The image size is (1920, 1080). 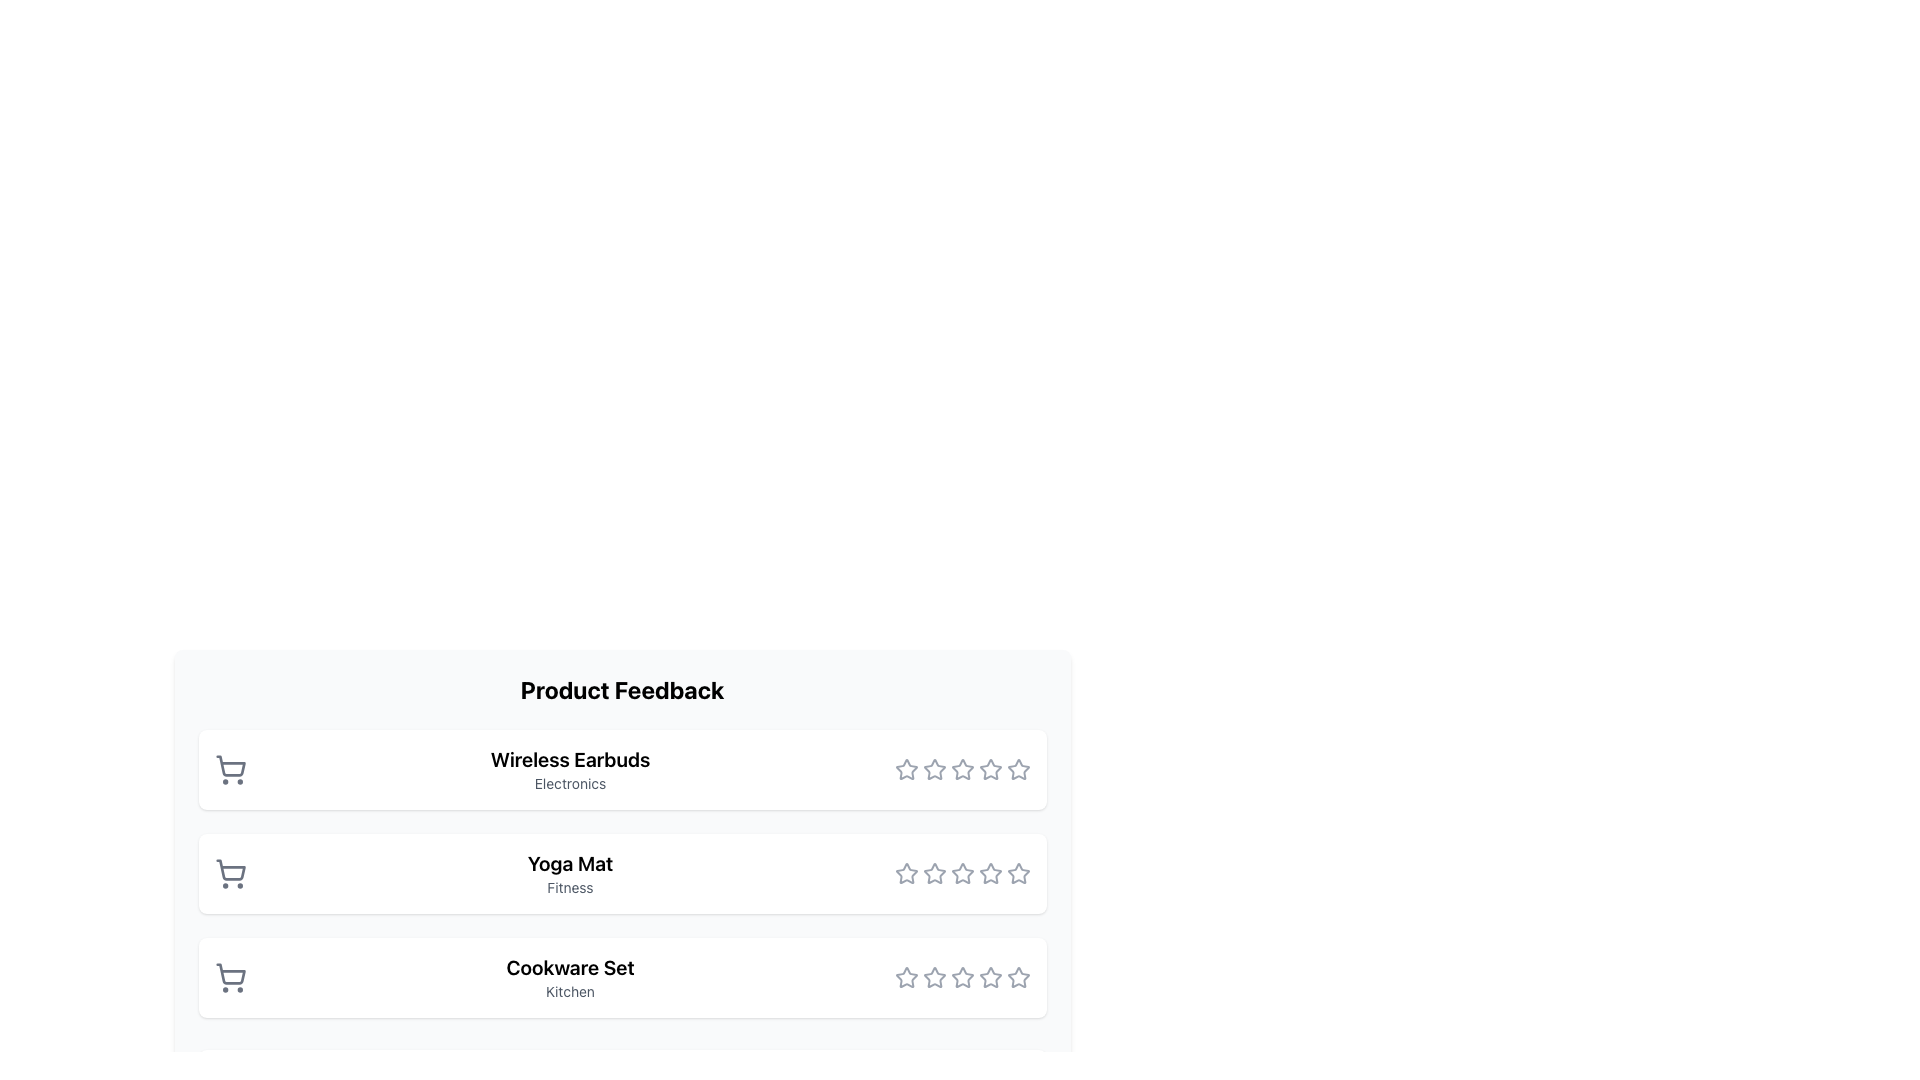 What do you see at coordinates (1017, 767) in the screenshot?
I see `the fifth rating star in the 'Product Feedback' section to provide a rating for the 'Wireless Earbuds'` at bounding box center [1017, 767].